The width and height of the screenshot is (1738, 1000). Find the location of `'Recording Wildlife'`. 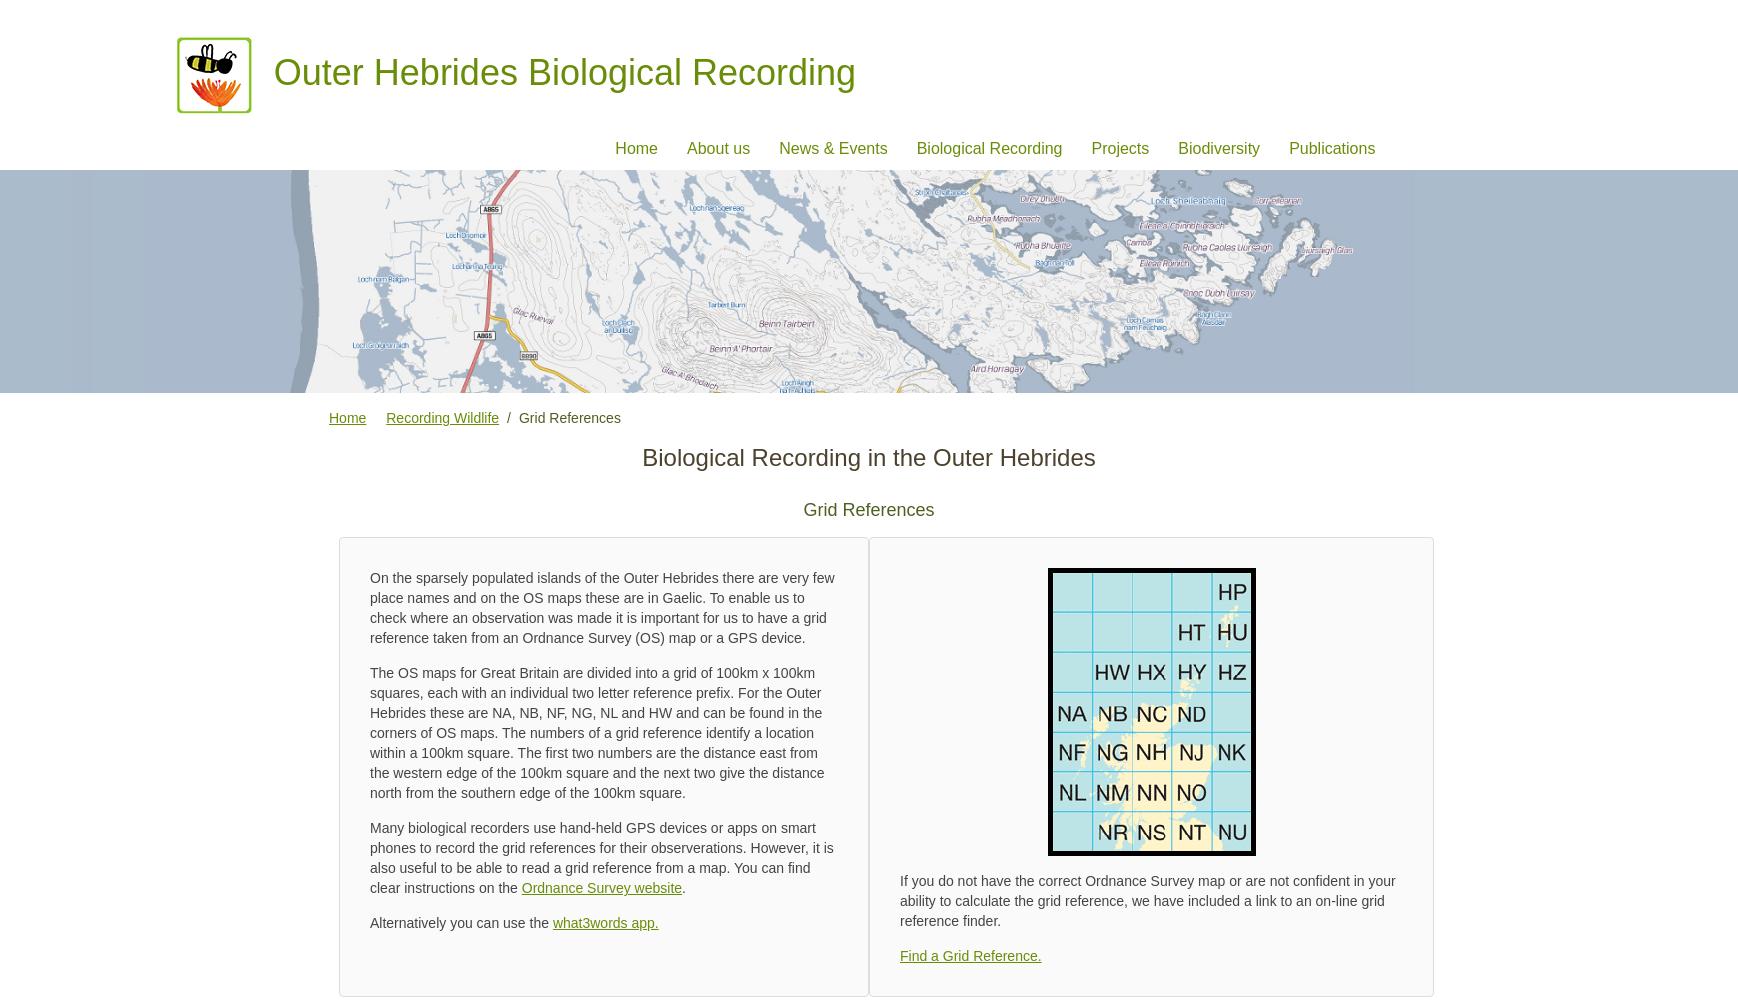

'Recording Wildlife' is located at coordinates (442, 418).